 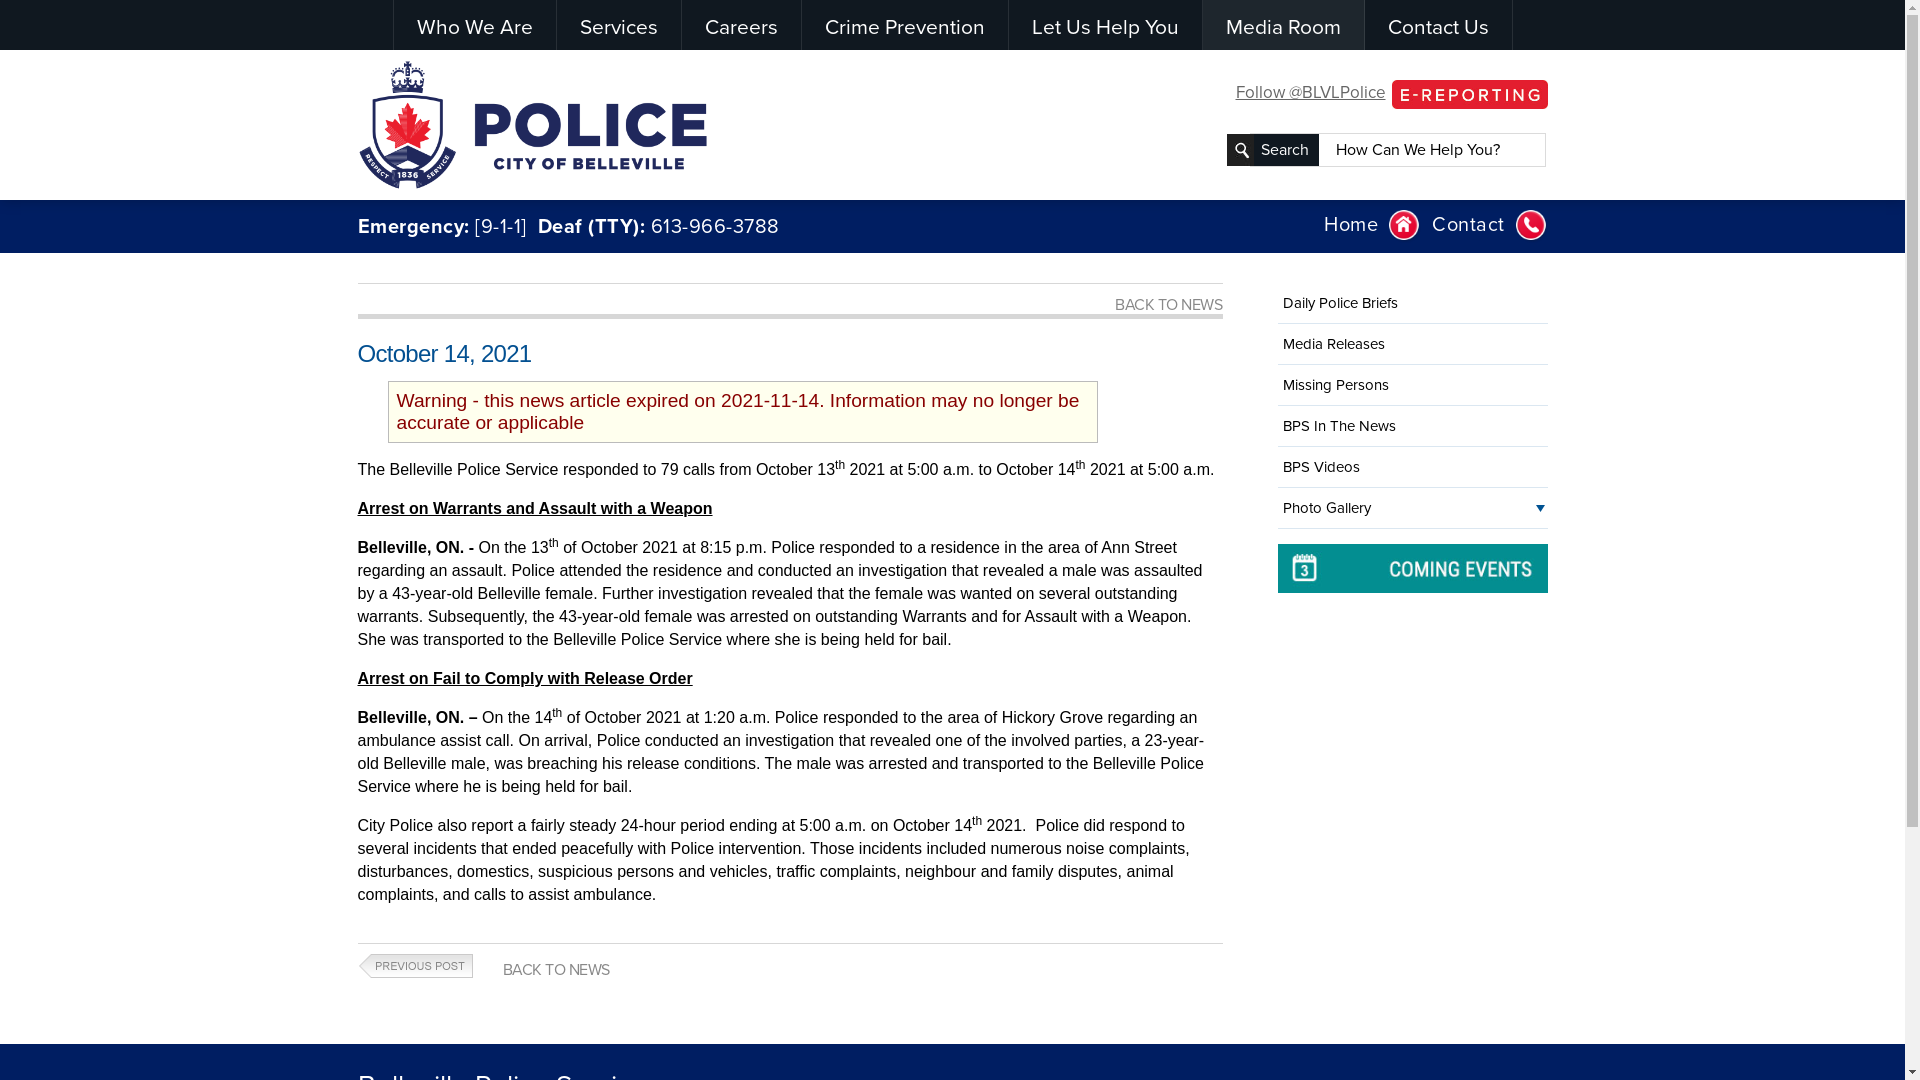 I want to click on 'How Can We Help You?', so click(x=1433, y=148).